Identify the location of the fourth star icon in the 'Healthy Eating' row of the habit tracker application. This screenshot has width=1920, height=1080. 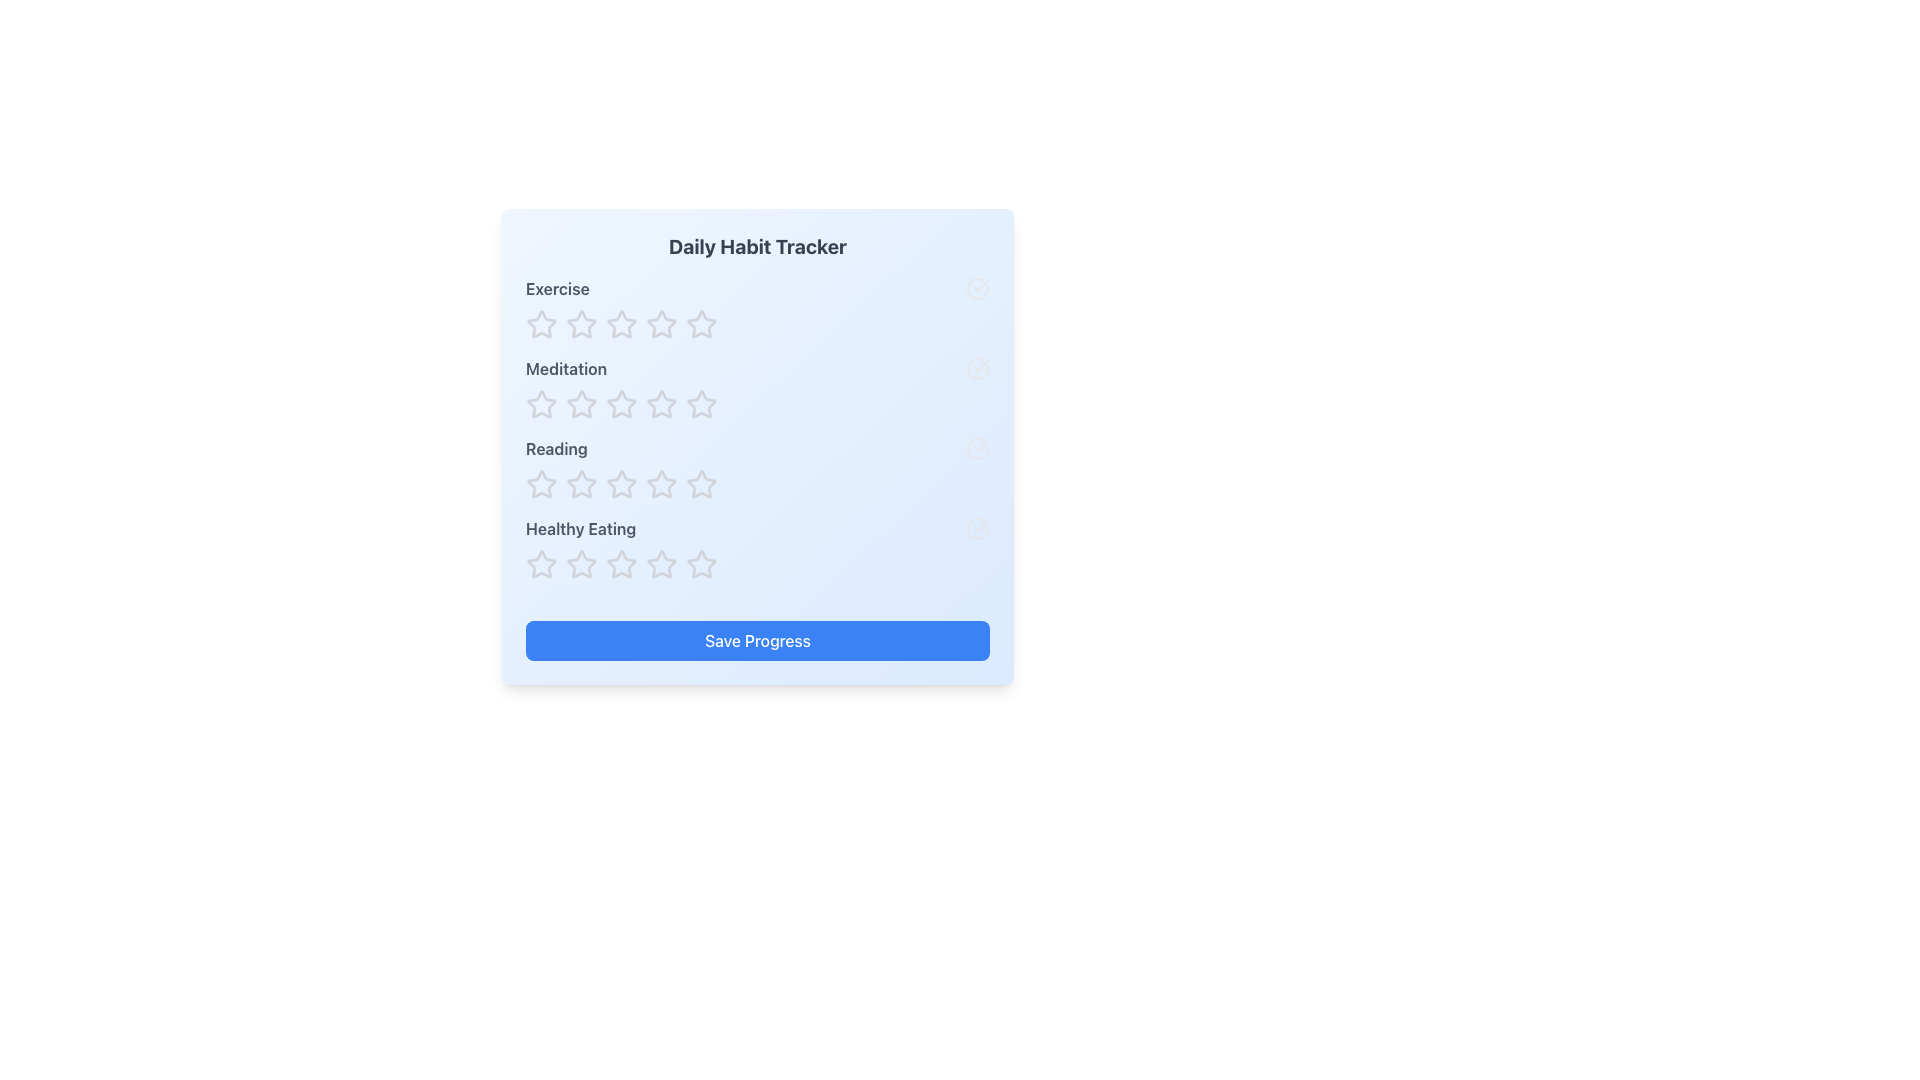
(661, 563).